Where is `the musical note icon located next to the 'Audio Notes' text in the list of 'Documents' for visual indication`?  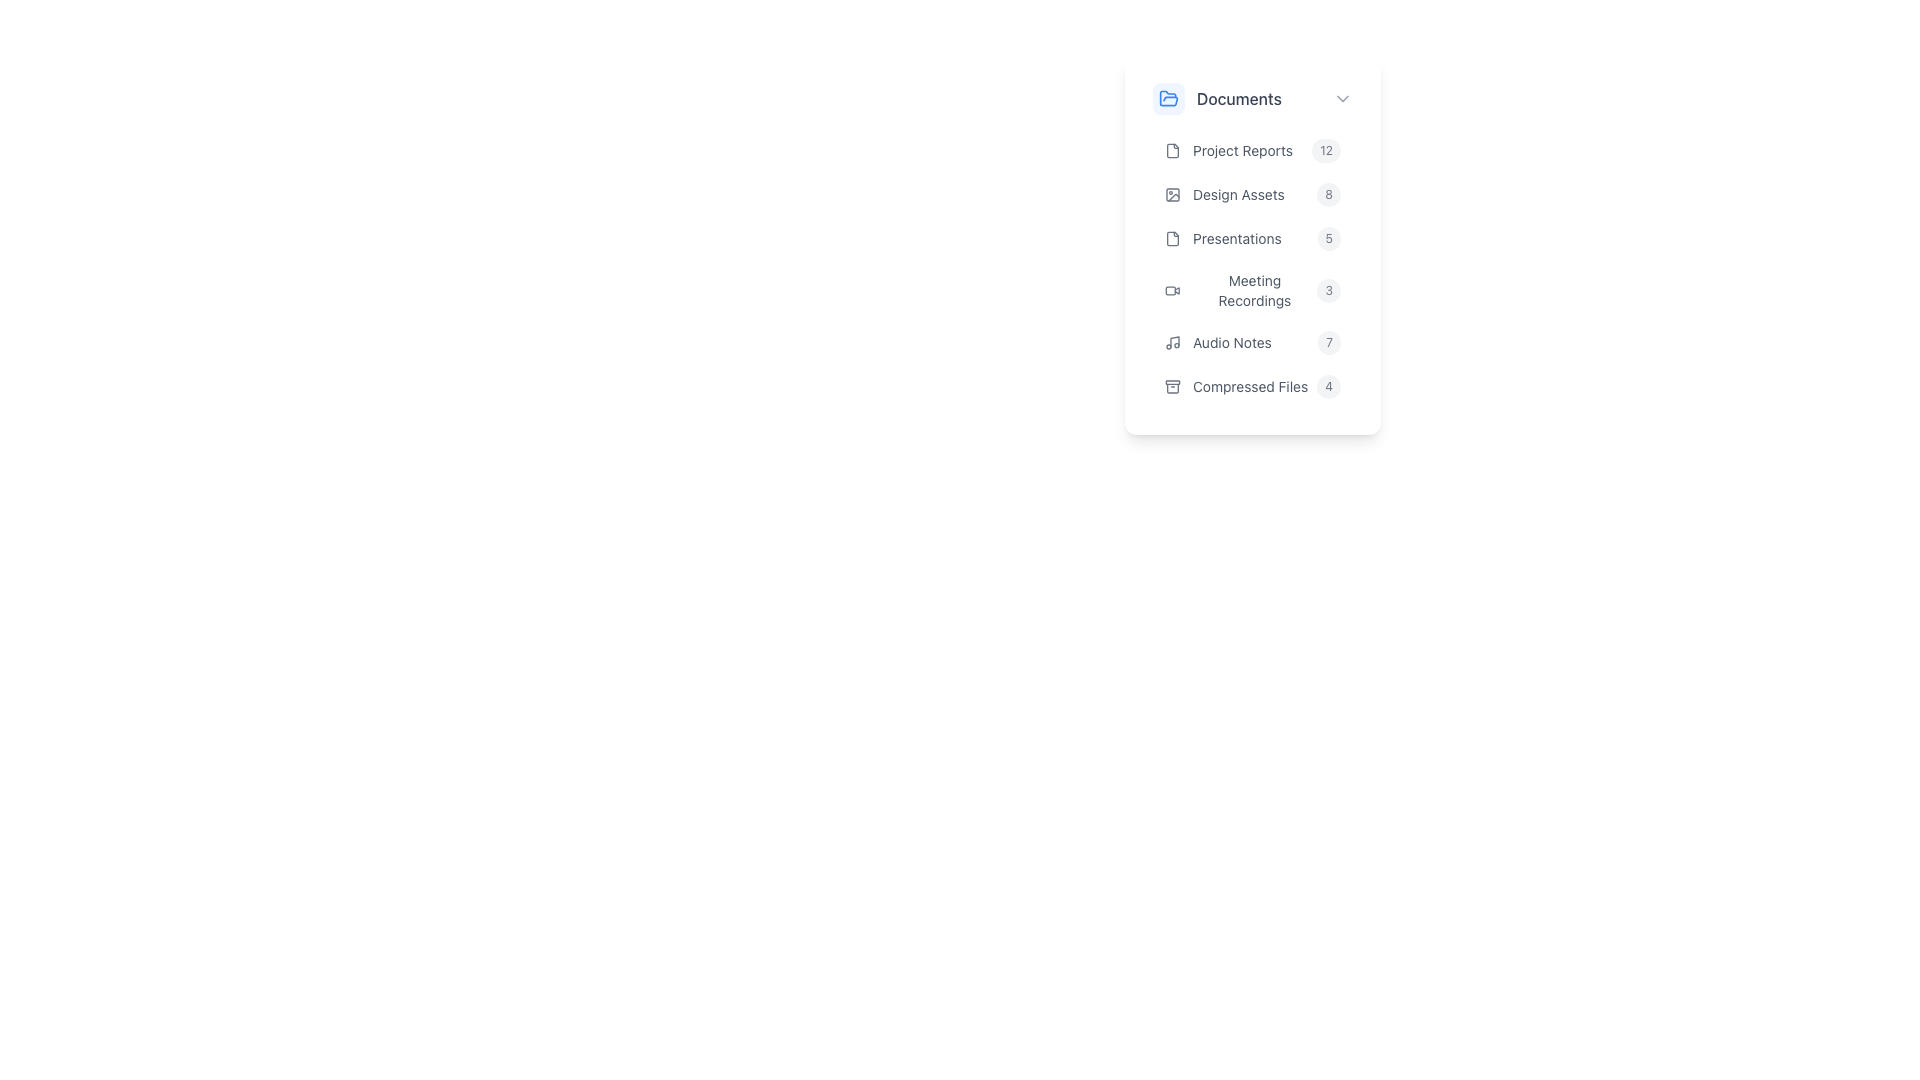
the musical note icon located next to the 'Audio Notes' text in the list of 'Documents' for visual indication is located at coordinates (1172, 342).